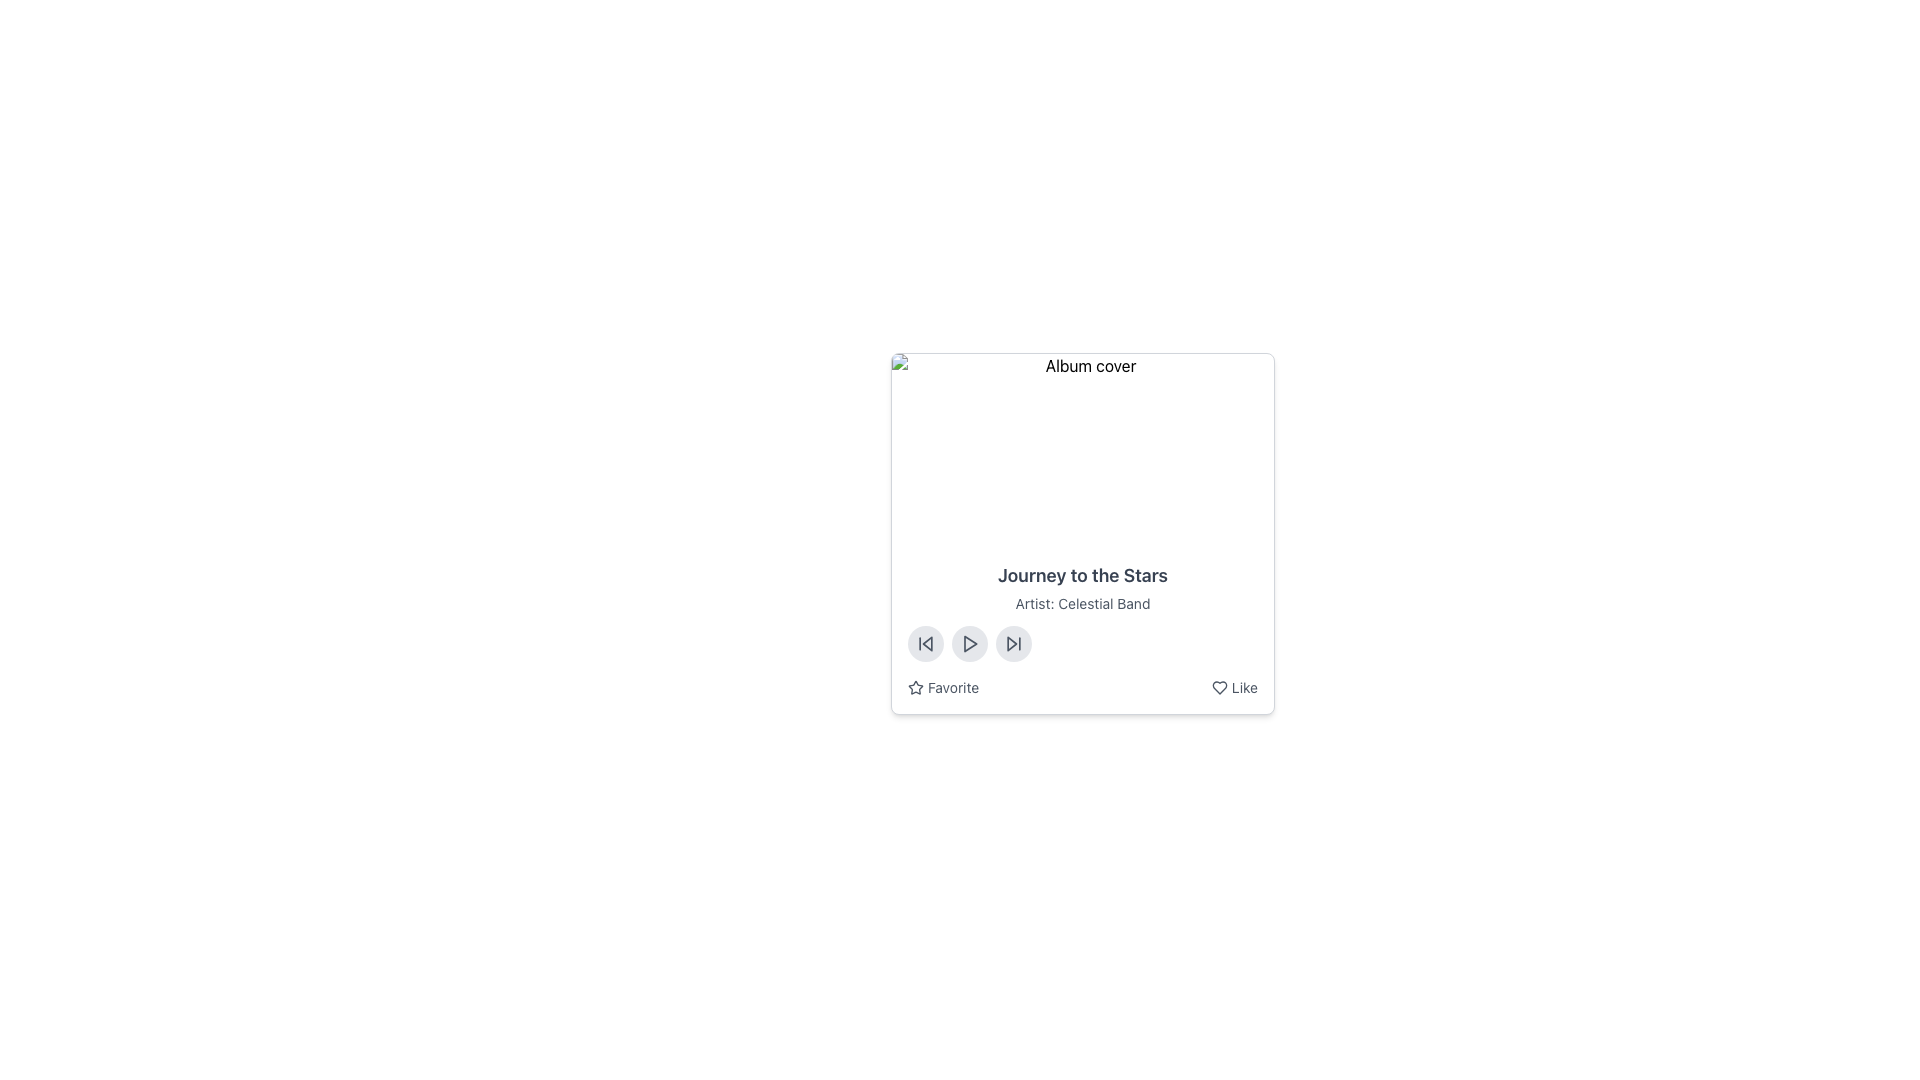 The image size is (1920, 1080). I want to click on the Label providing supplementary information about the artist of the album or song, which is located directly under 'Journey to the Stars' and above interactive controls, so click(1082, 603).